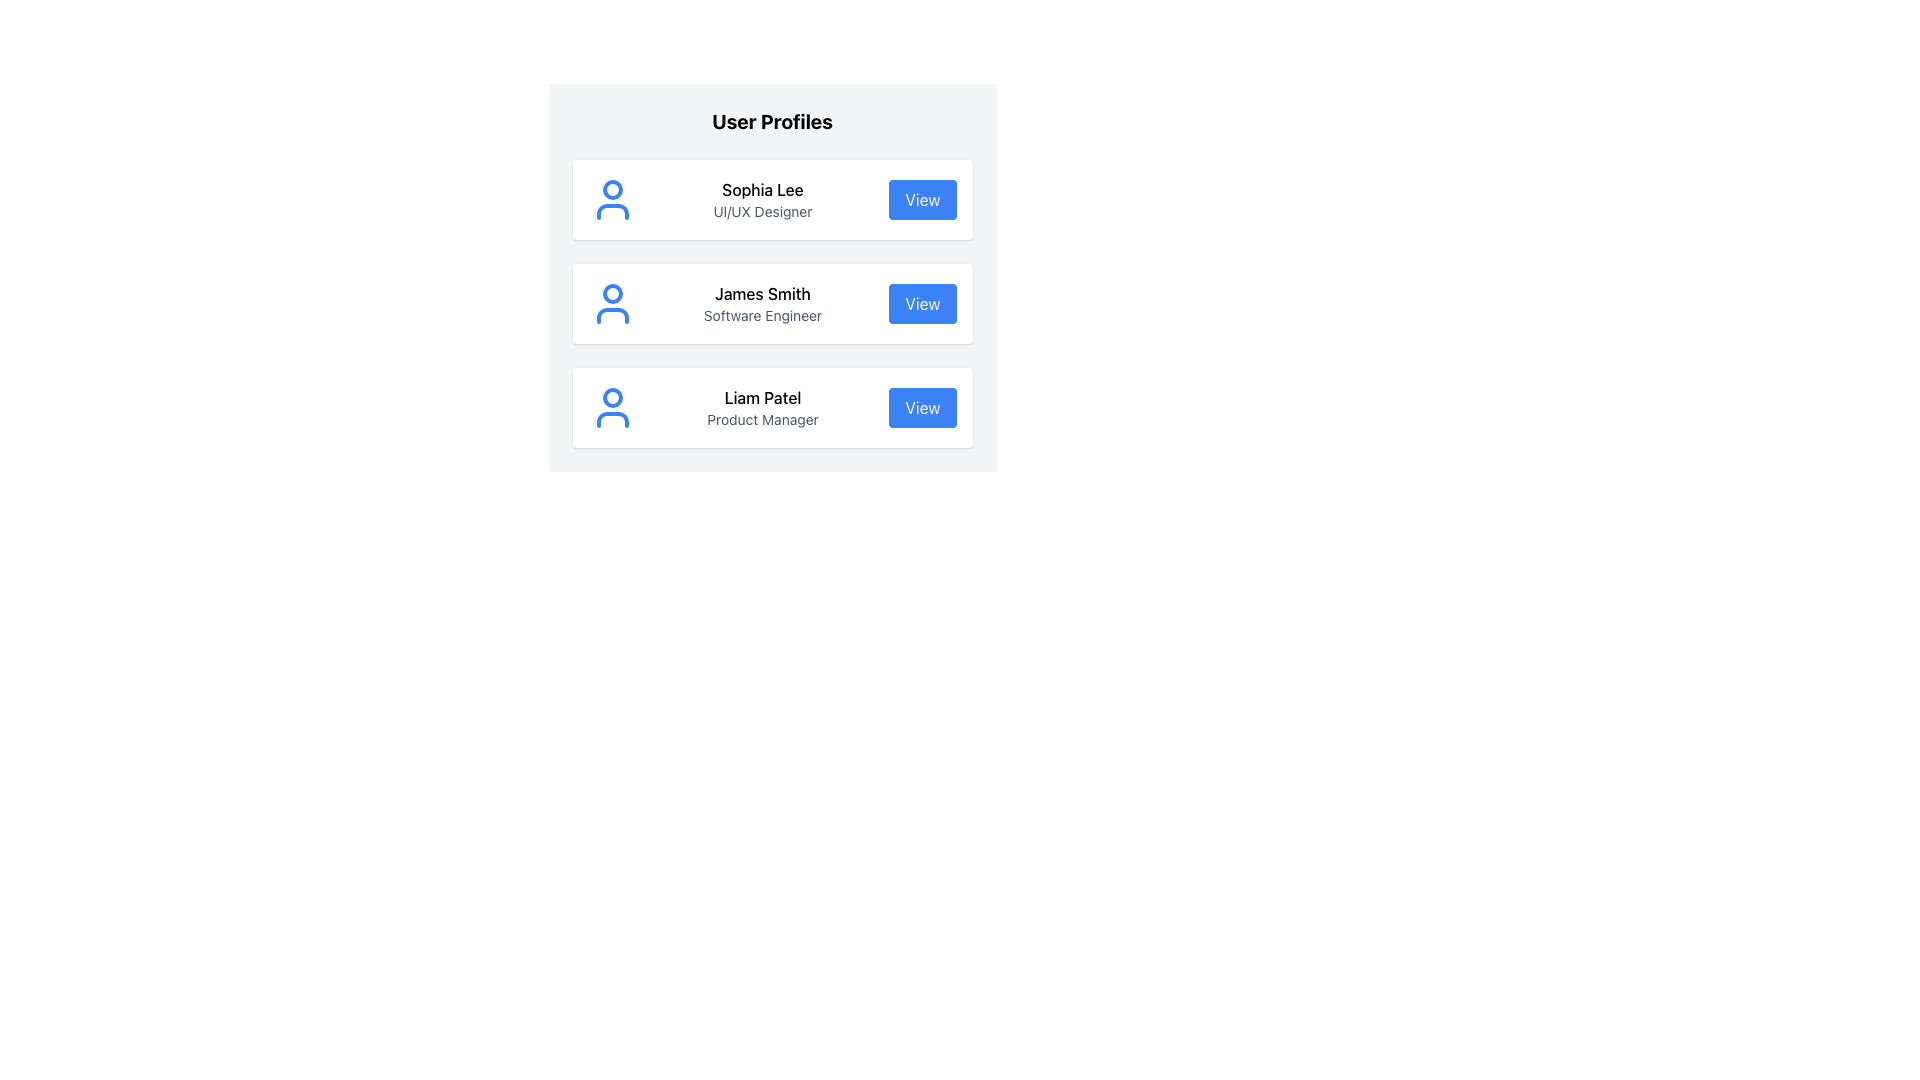 The width and height of the screenshot is (1920, 1080). Describe the element at coordinates (762, 315) in the screenshot. I see `the descriptive text label indicating the professional role or title of the user 'James Smith', located below his name and above the 'View' button in the profile section` at that location.